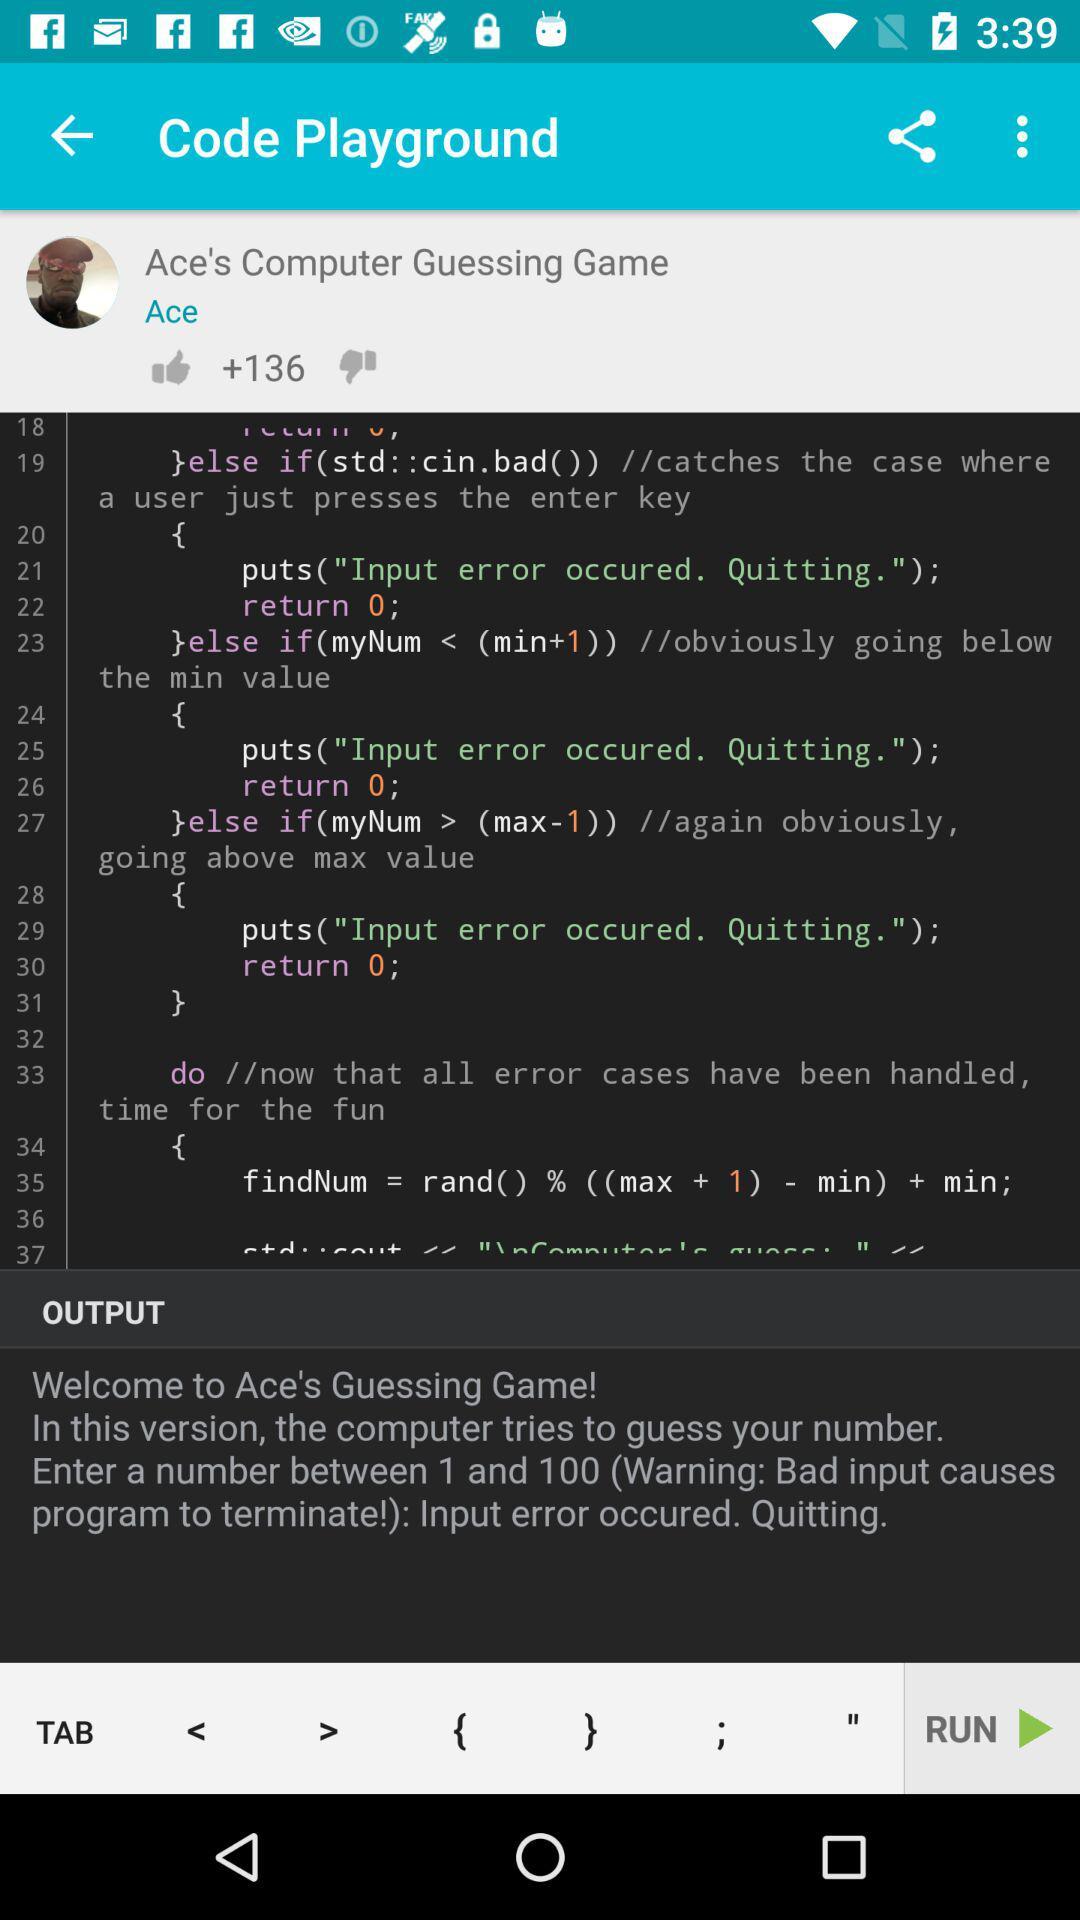 The height and width of the screenshot is (1920, 1080). I want to click on the ; button, so click(721, 1727).